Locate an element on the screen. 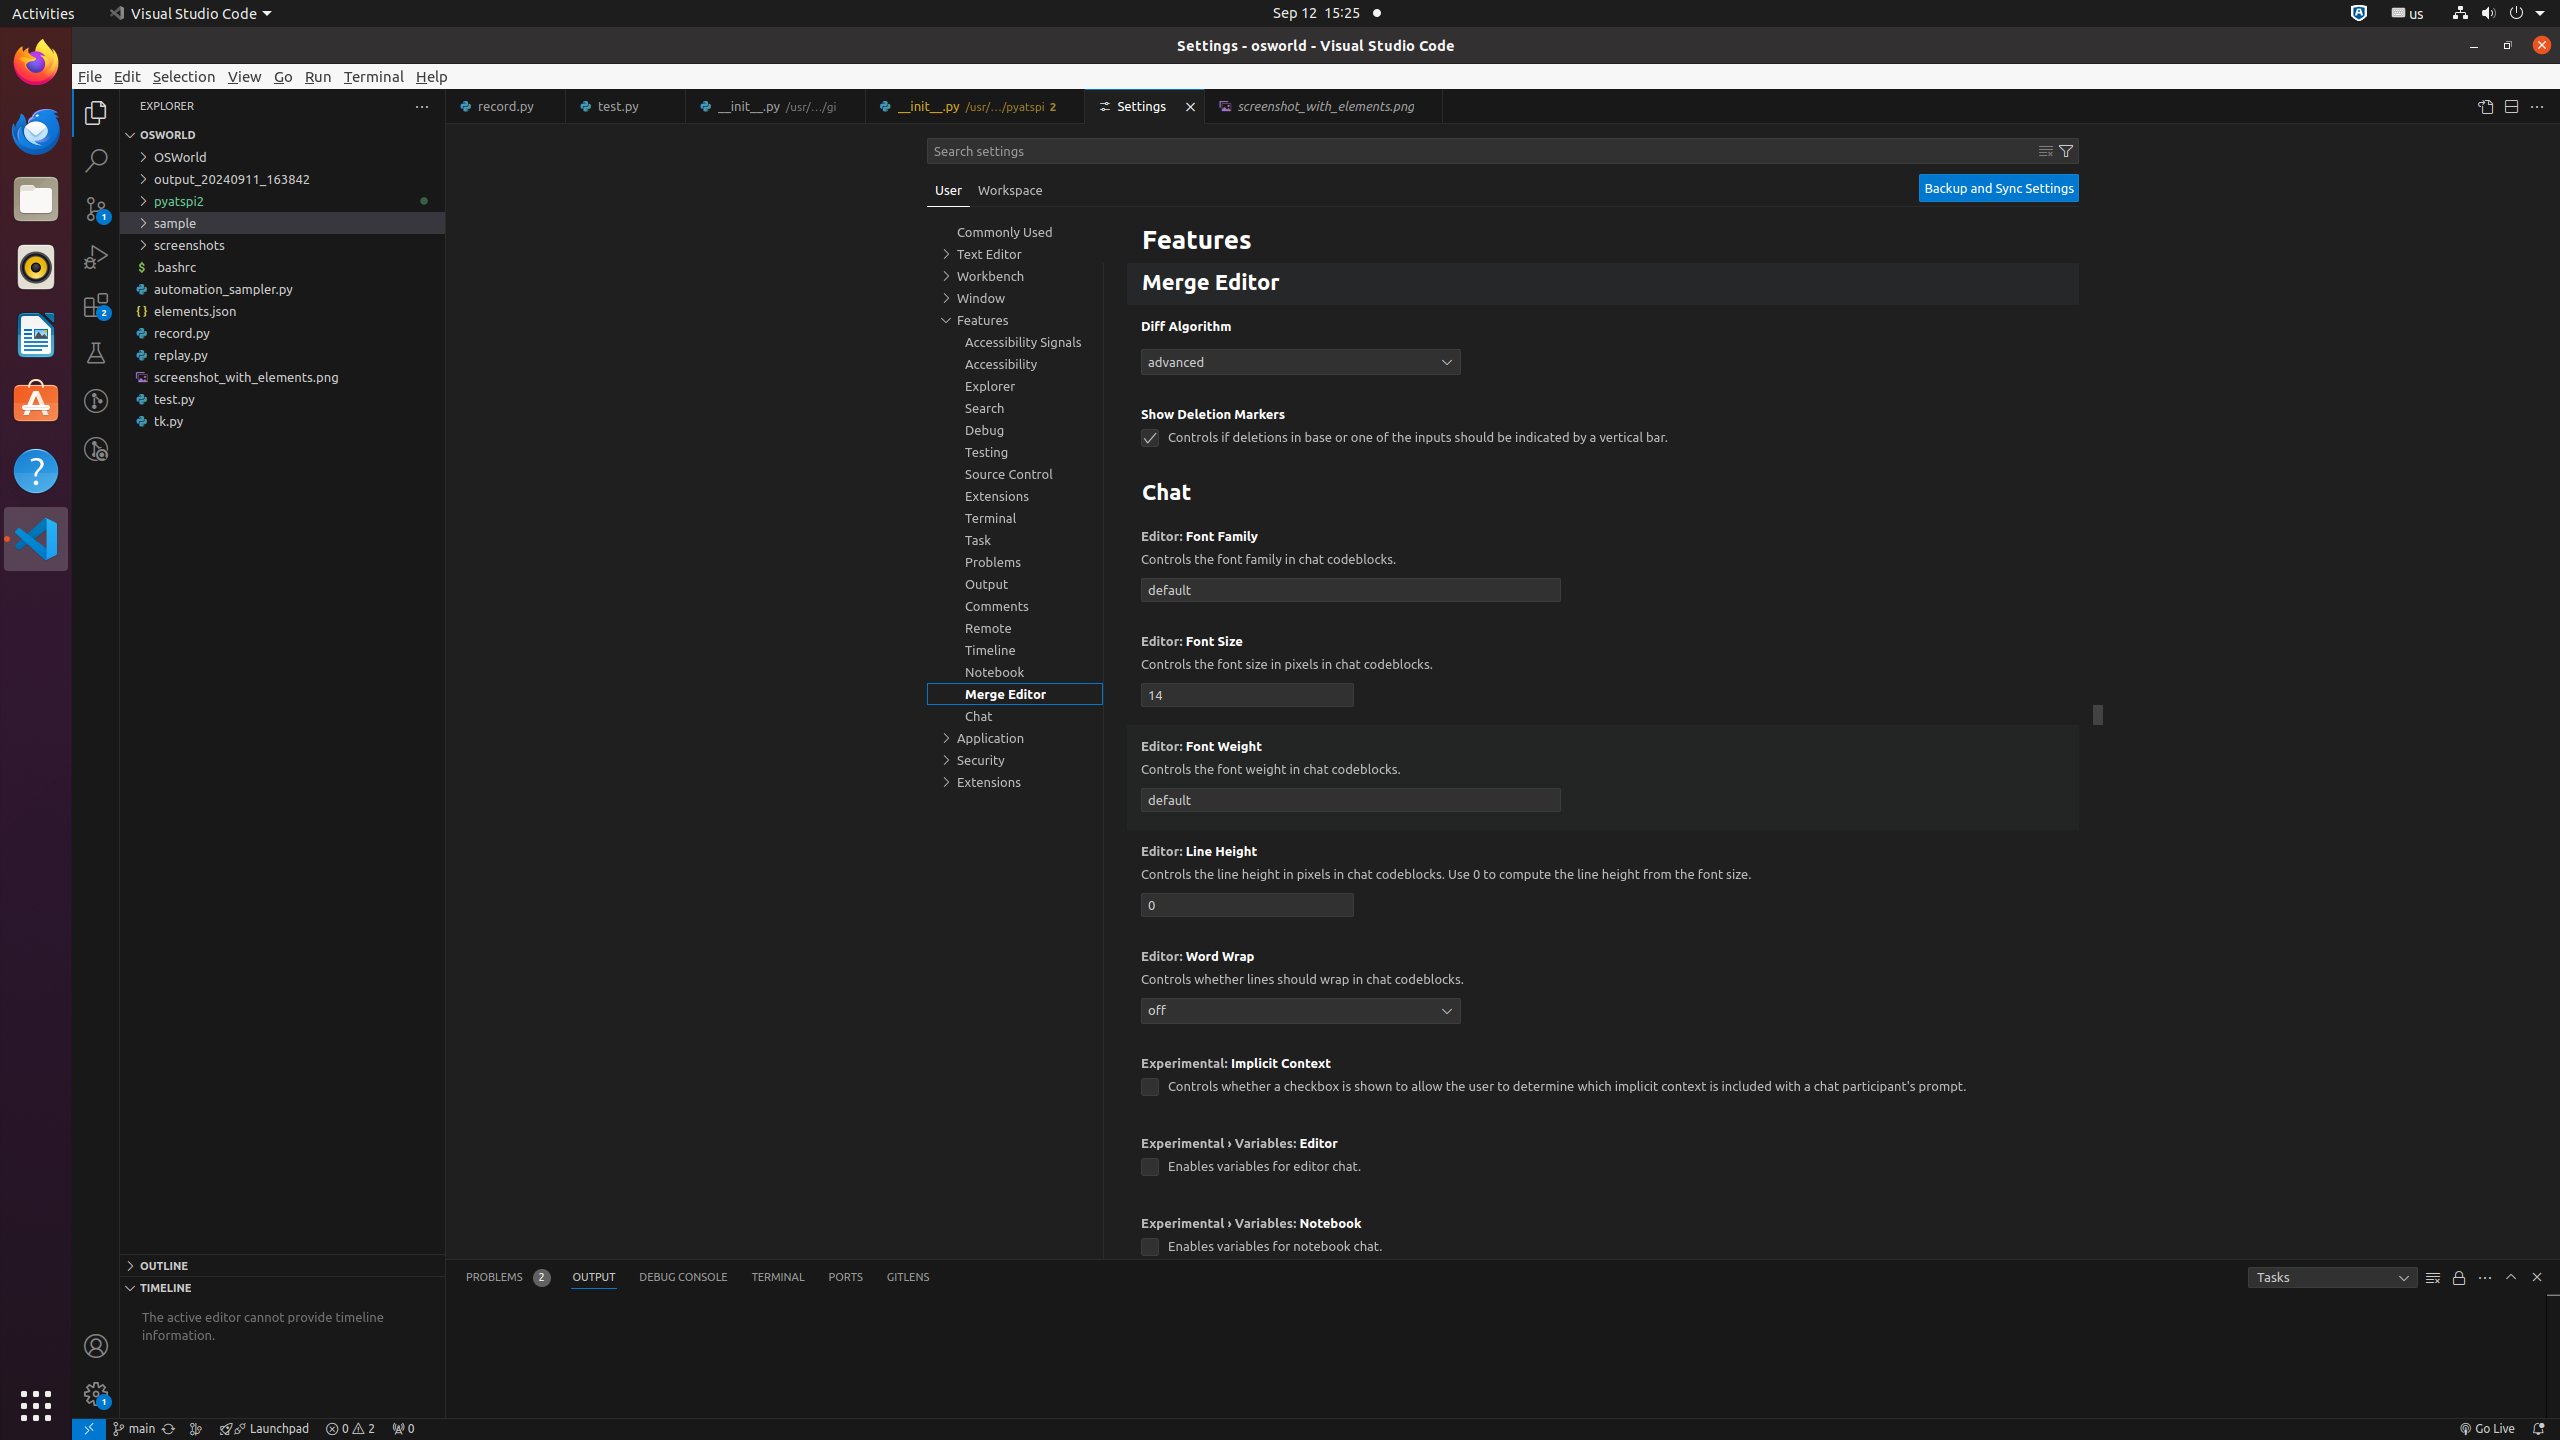 This screenshot has height=1440, width=2560. 'Workbench, group' is located at coordinates (1015, 275).